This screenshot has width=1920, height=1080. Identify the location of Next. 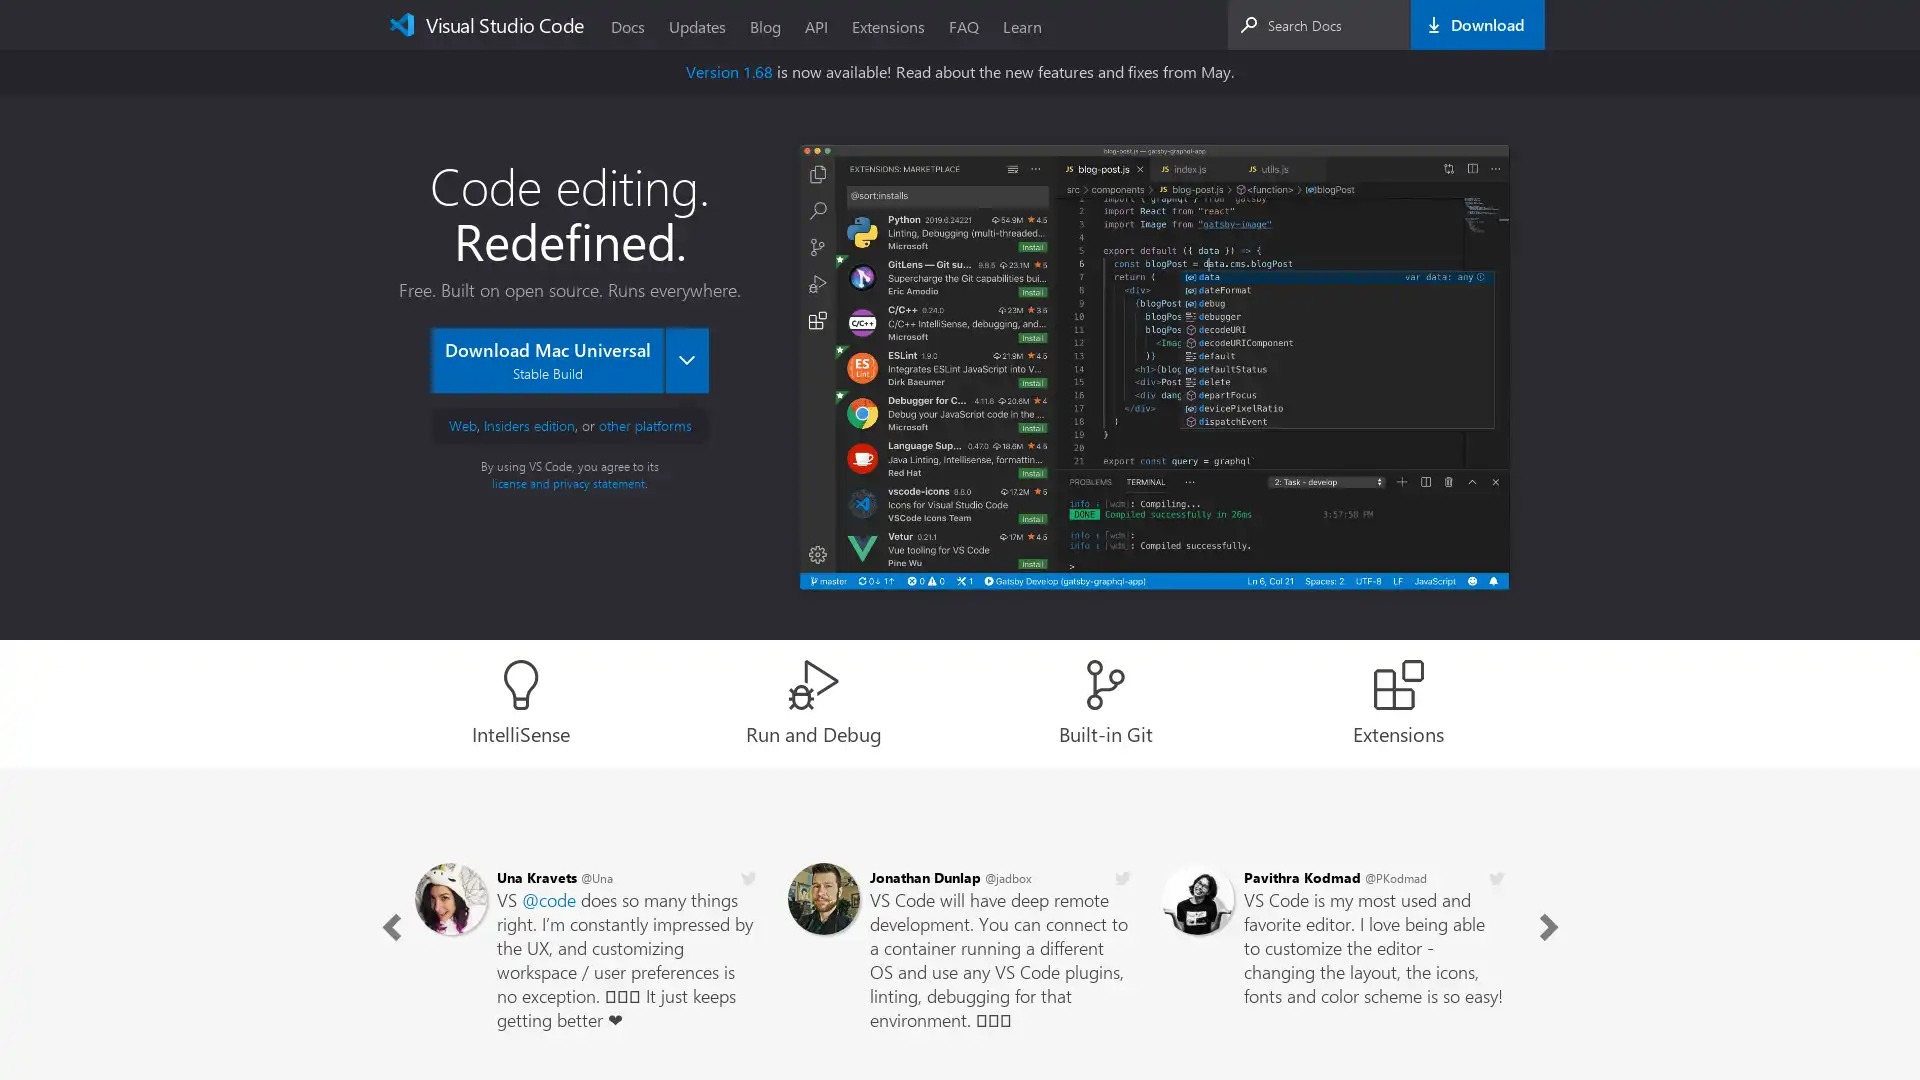
(1501, 946).